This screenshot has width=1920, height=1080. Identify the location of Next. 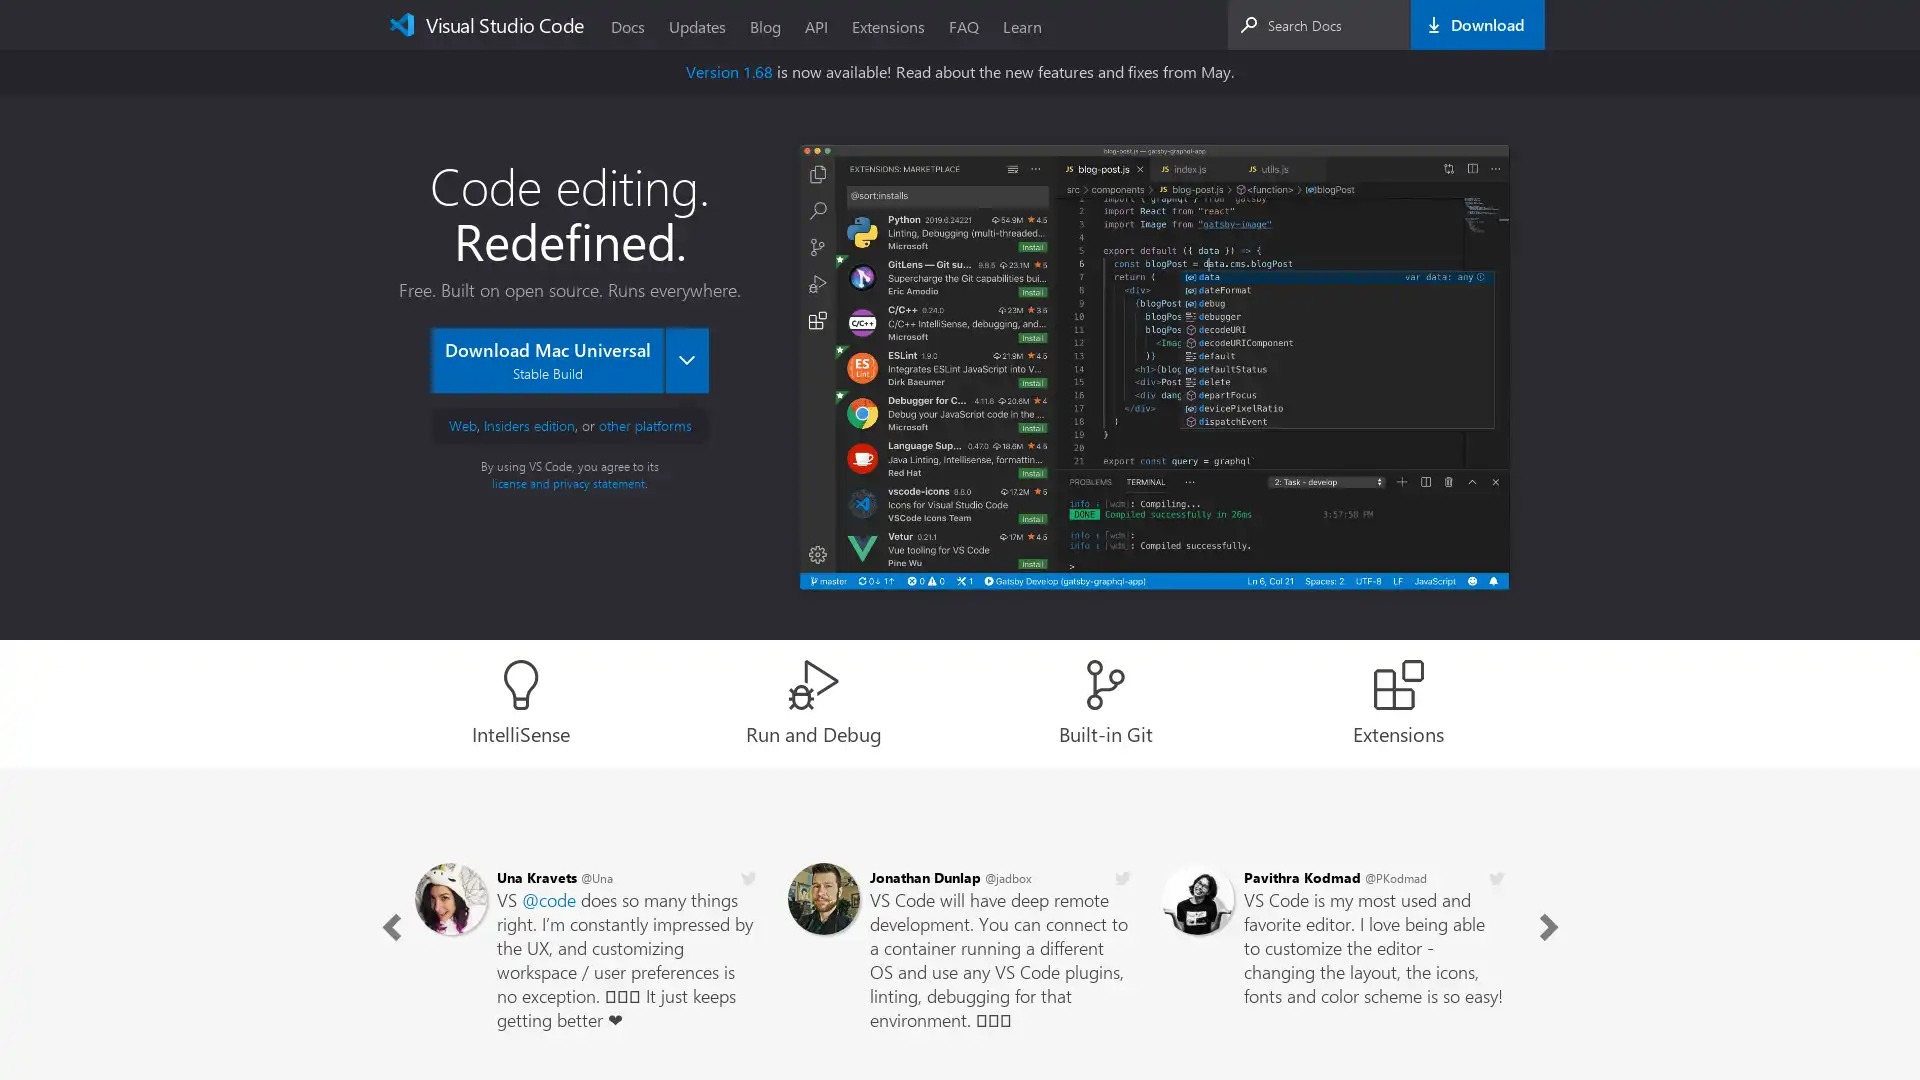
(1501, 946).